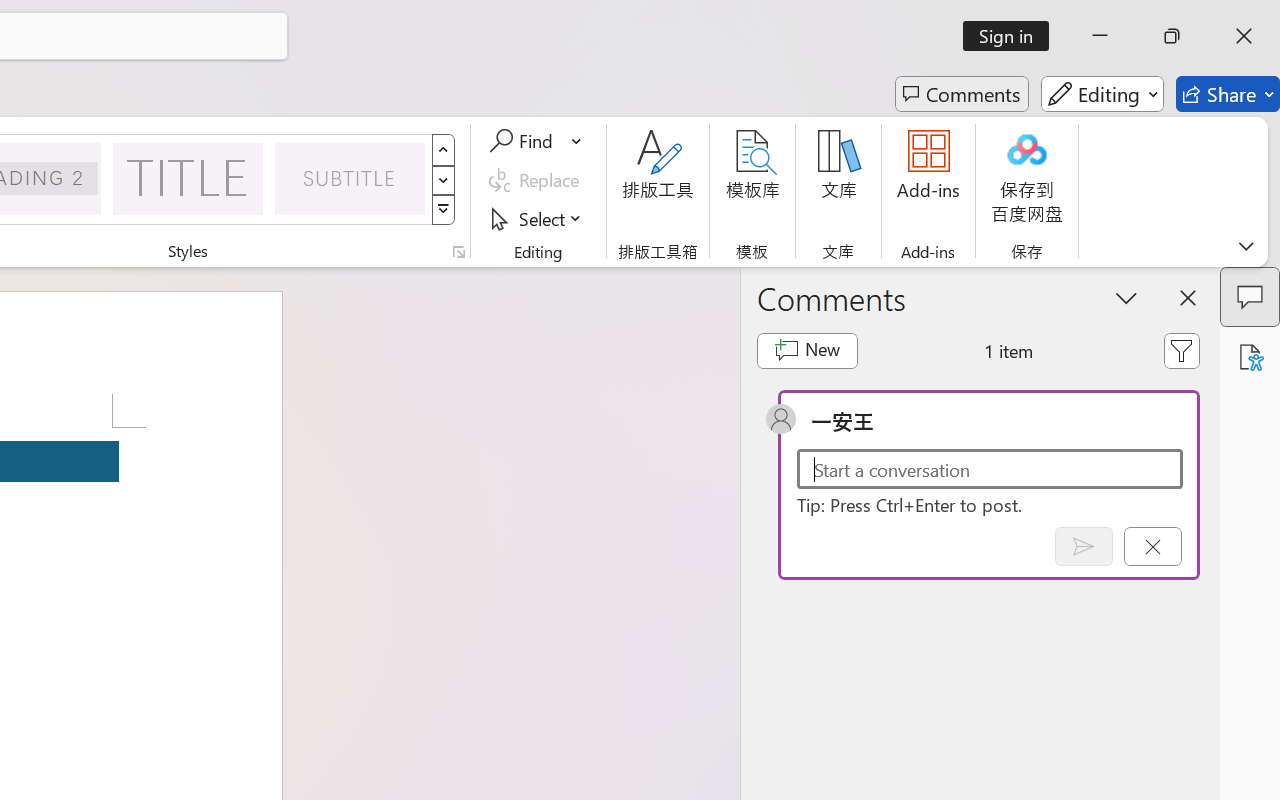  What do you see at coordinates (350, 177) in the screenshot?
I see `'Subtitle'` at bounding box center [350, 177].